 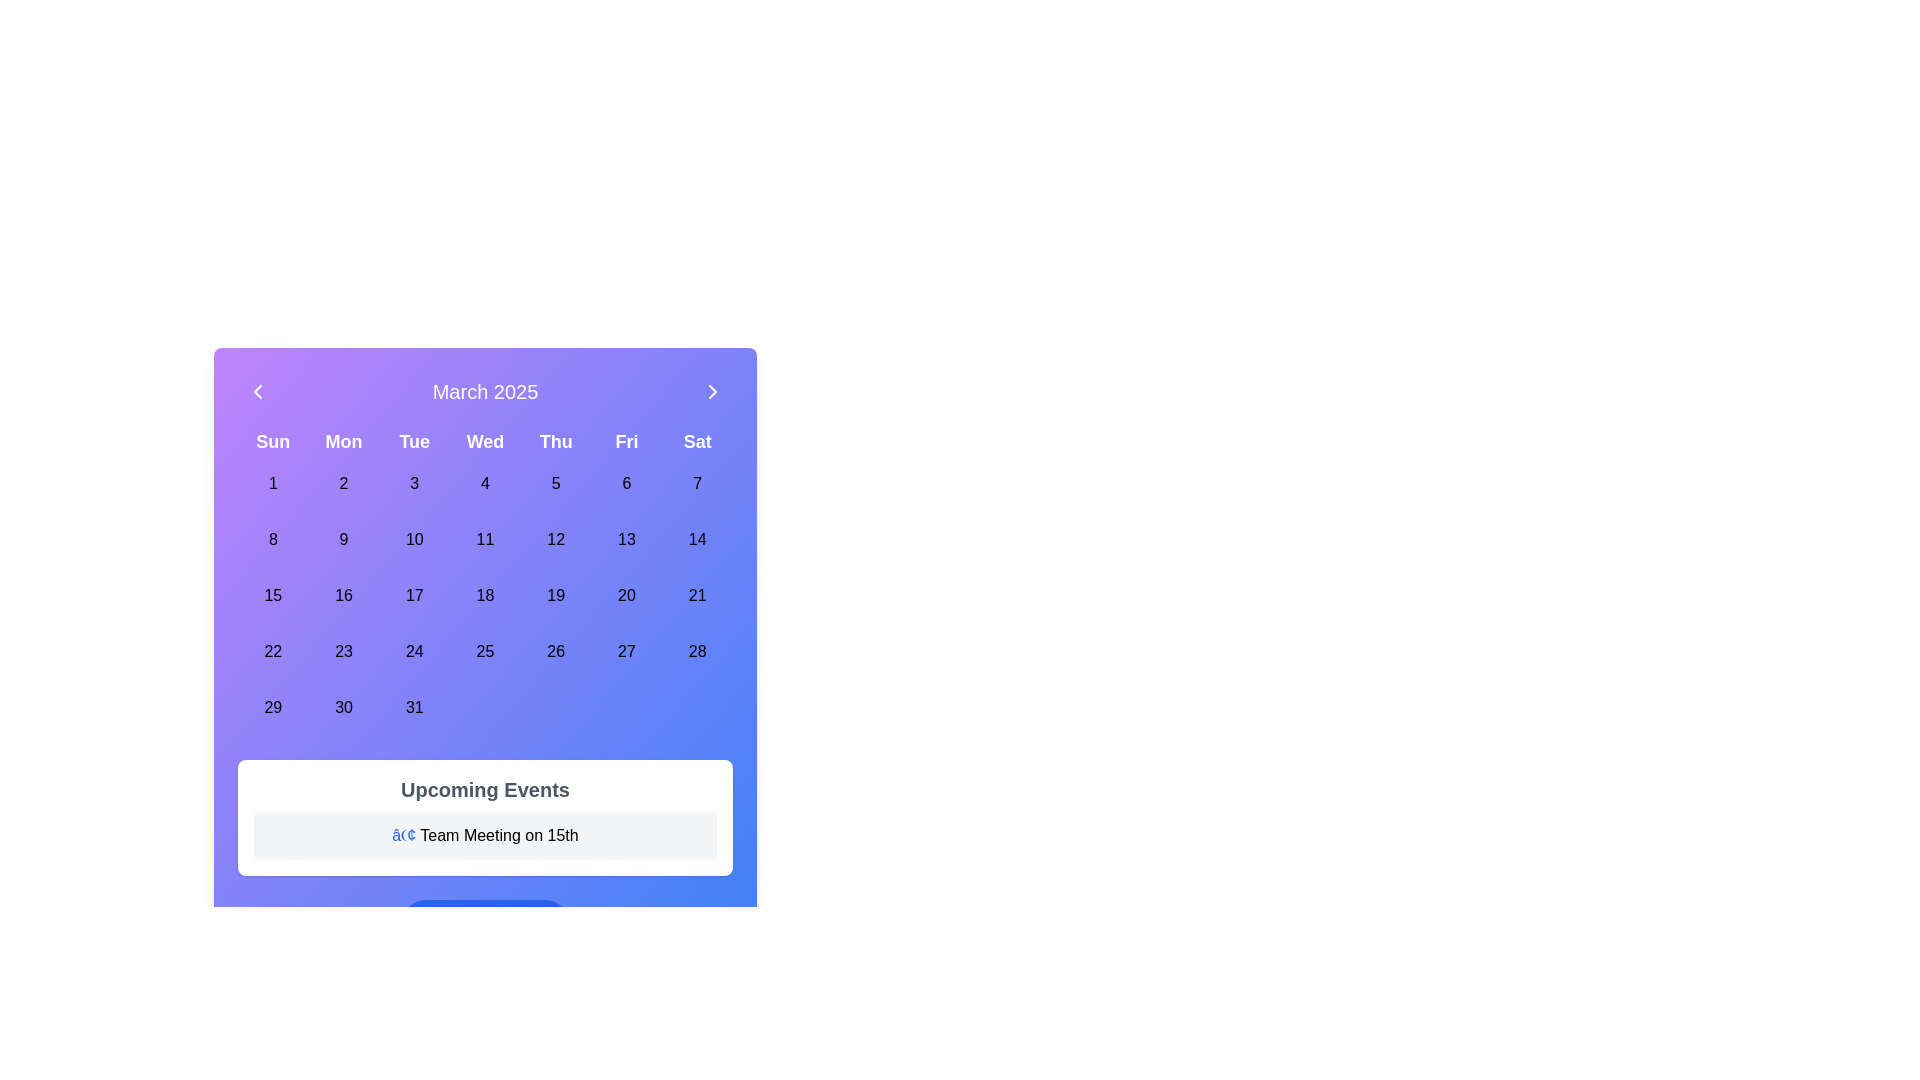 I want to click on the circular button displaying the text '6' in the calendar grid under the 'Fri' column to trigger its background and text styling effects, so click(x=625, y=483).